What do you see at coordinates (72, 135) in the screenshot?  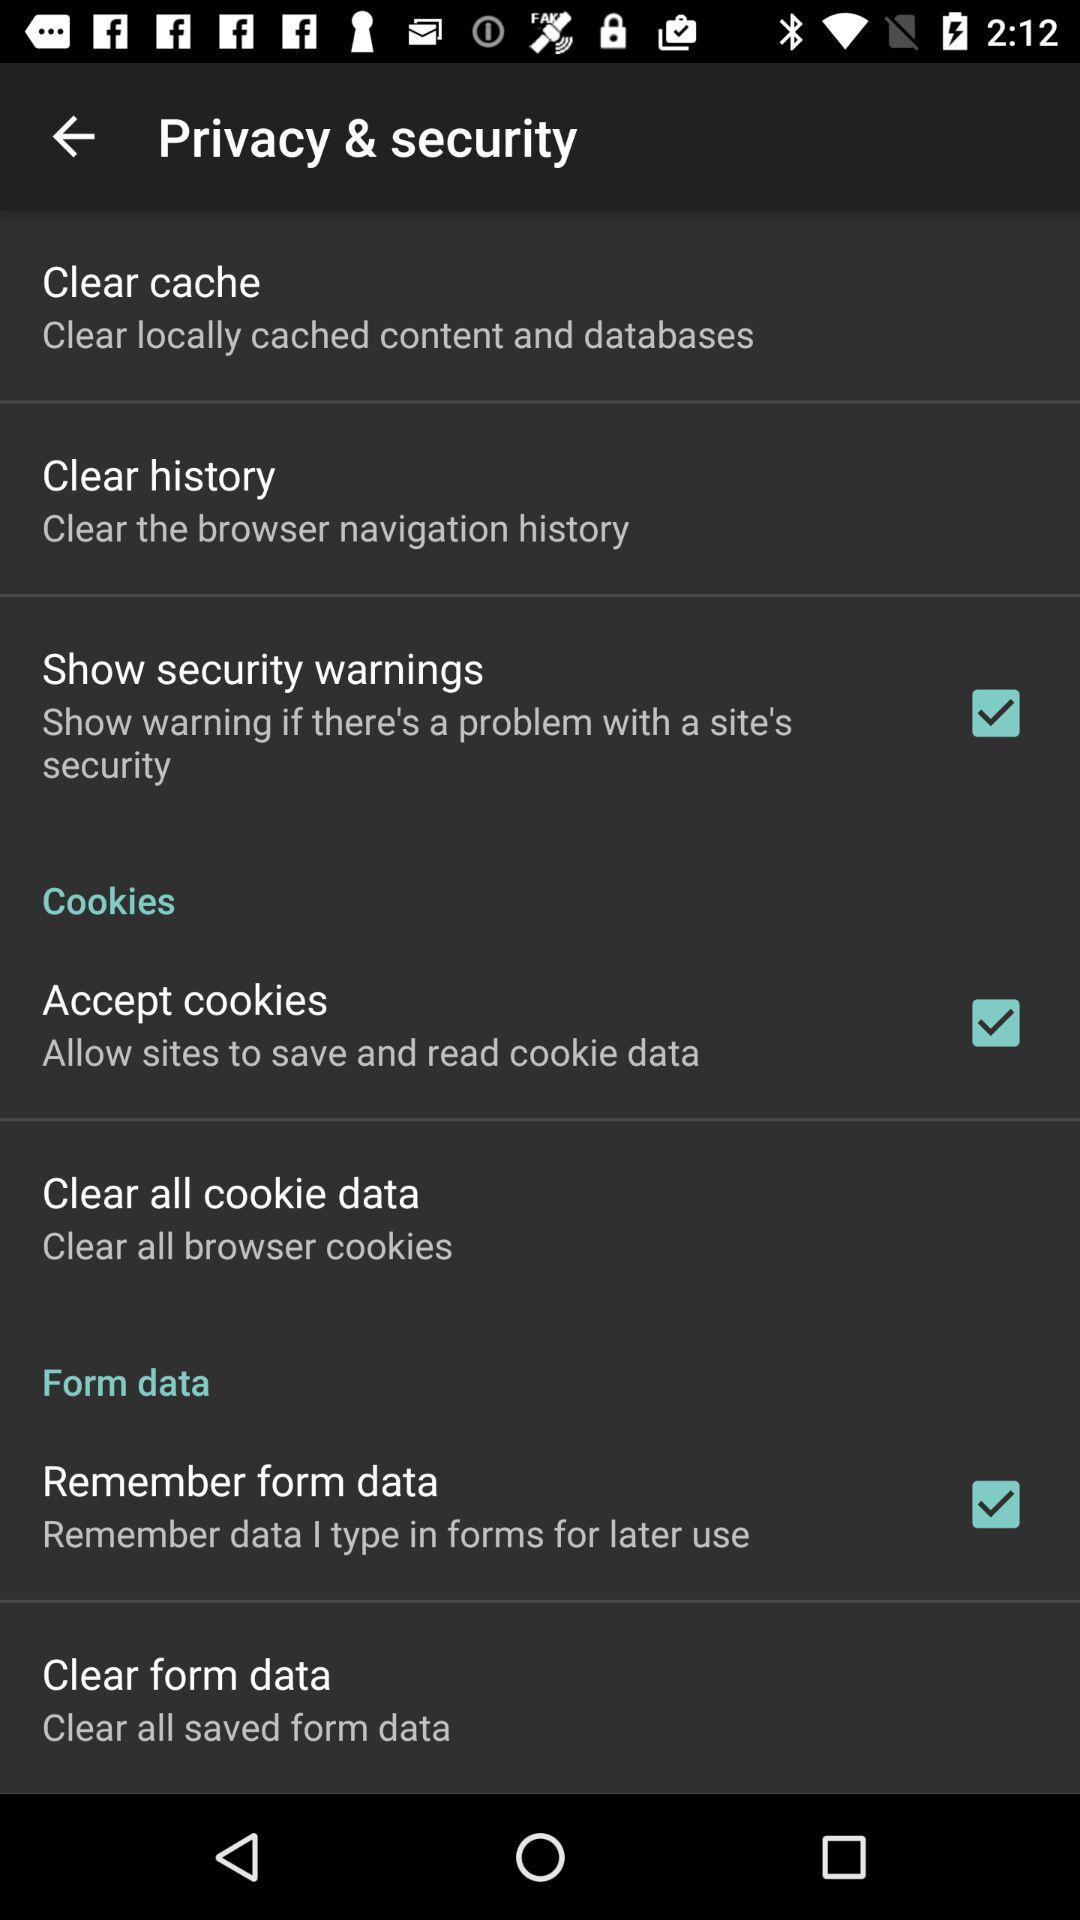 I see `the icon next to privacy & security icon` at bounding box center [72, 135].